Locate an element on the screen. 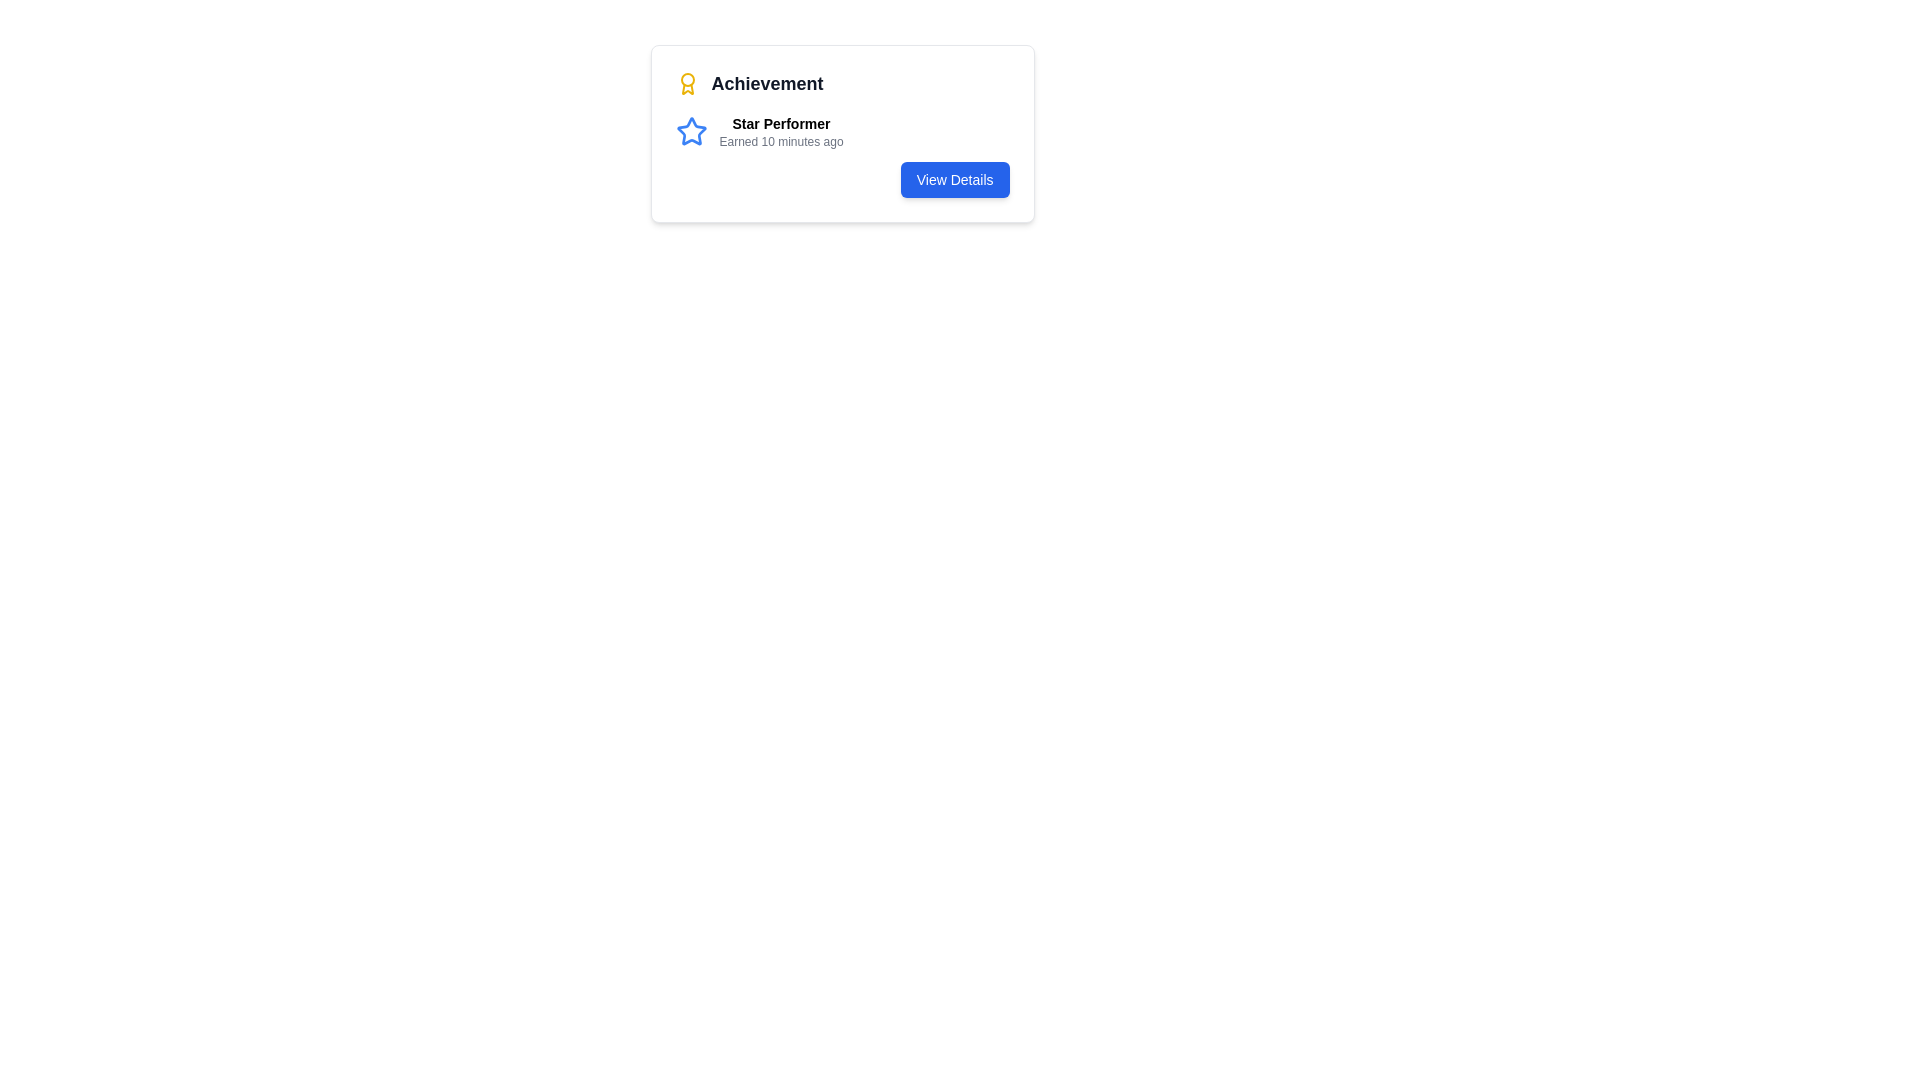  the 'Star Performer' icon located to the left of the 'Star Performer' text block in the 'Achievement' section is located at coordinates (691, 131).